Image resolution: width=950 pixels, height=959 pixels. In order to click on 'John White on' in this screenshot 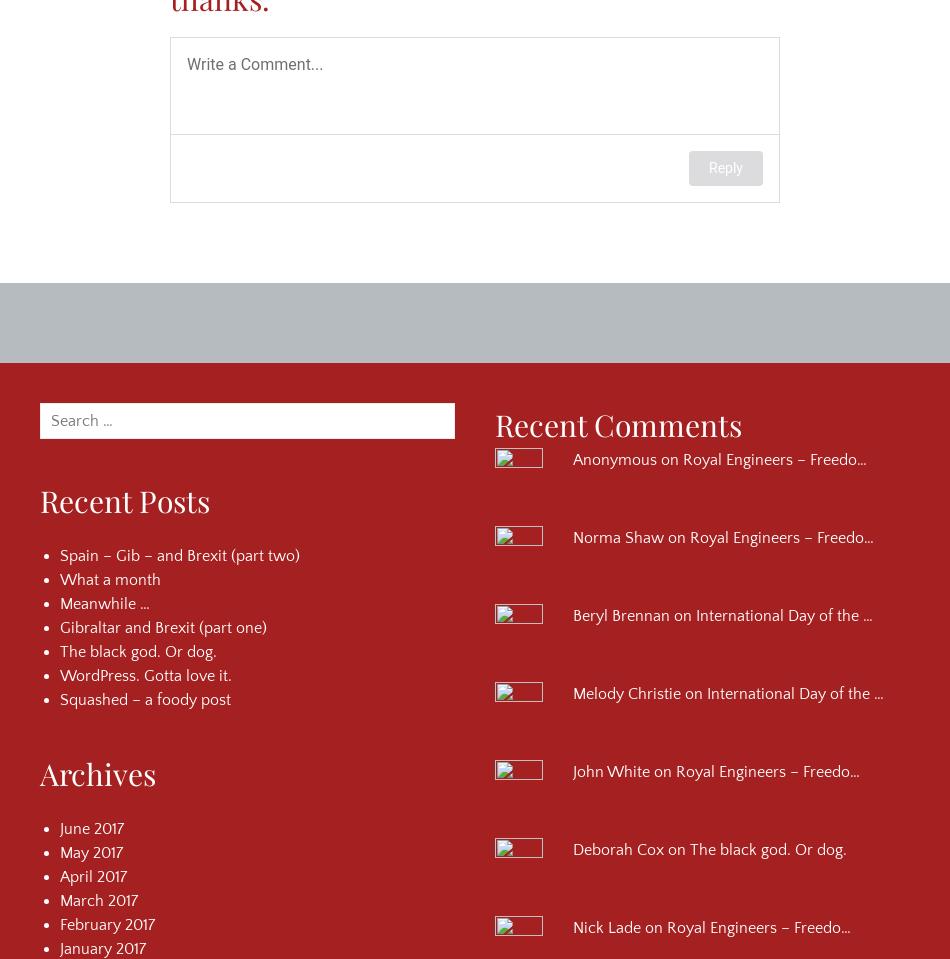, I will do `click(624, 771)`.